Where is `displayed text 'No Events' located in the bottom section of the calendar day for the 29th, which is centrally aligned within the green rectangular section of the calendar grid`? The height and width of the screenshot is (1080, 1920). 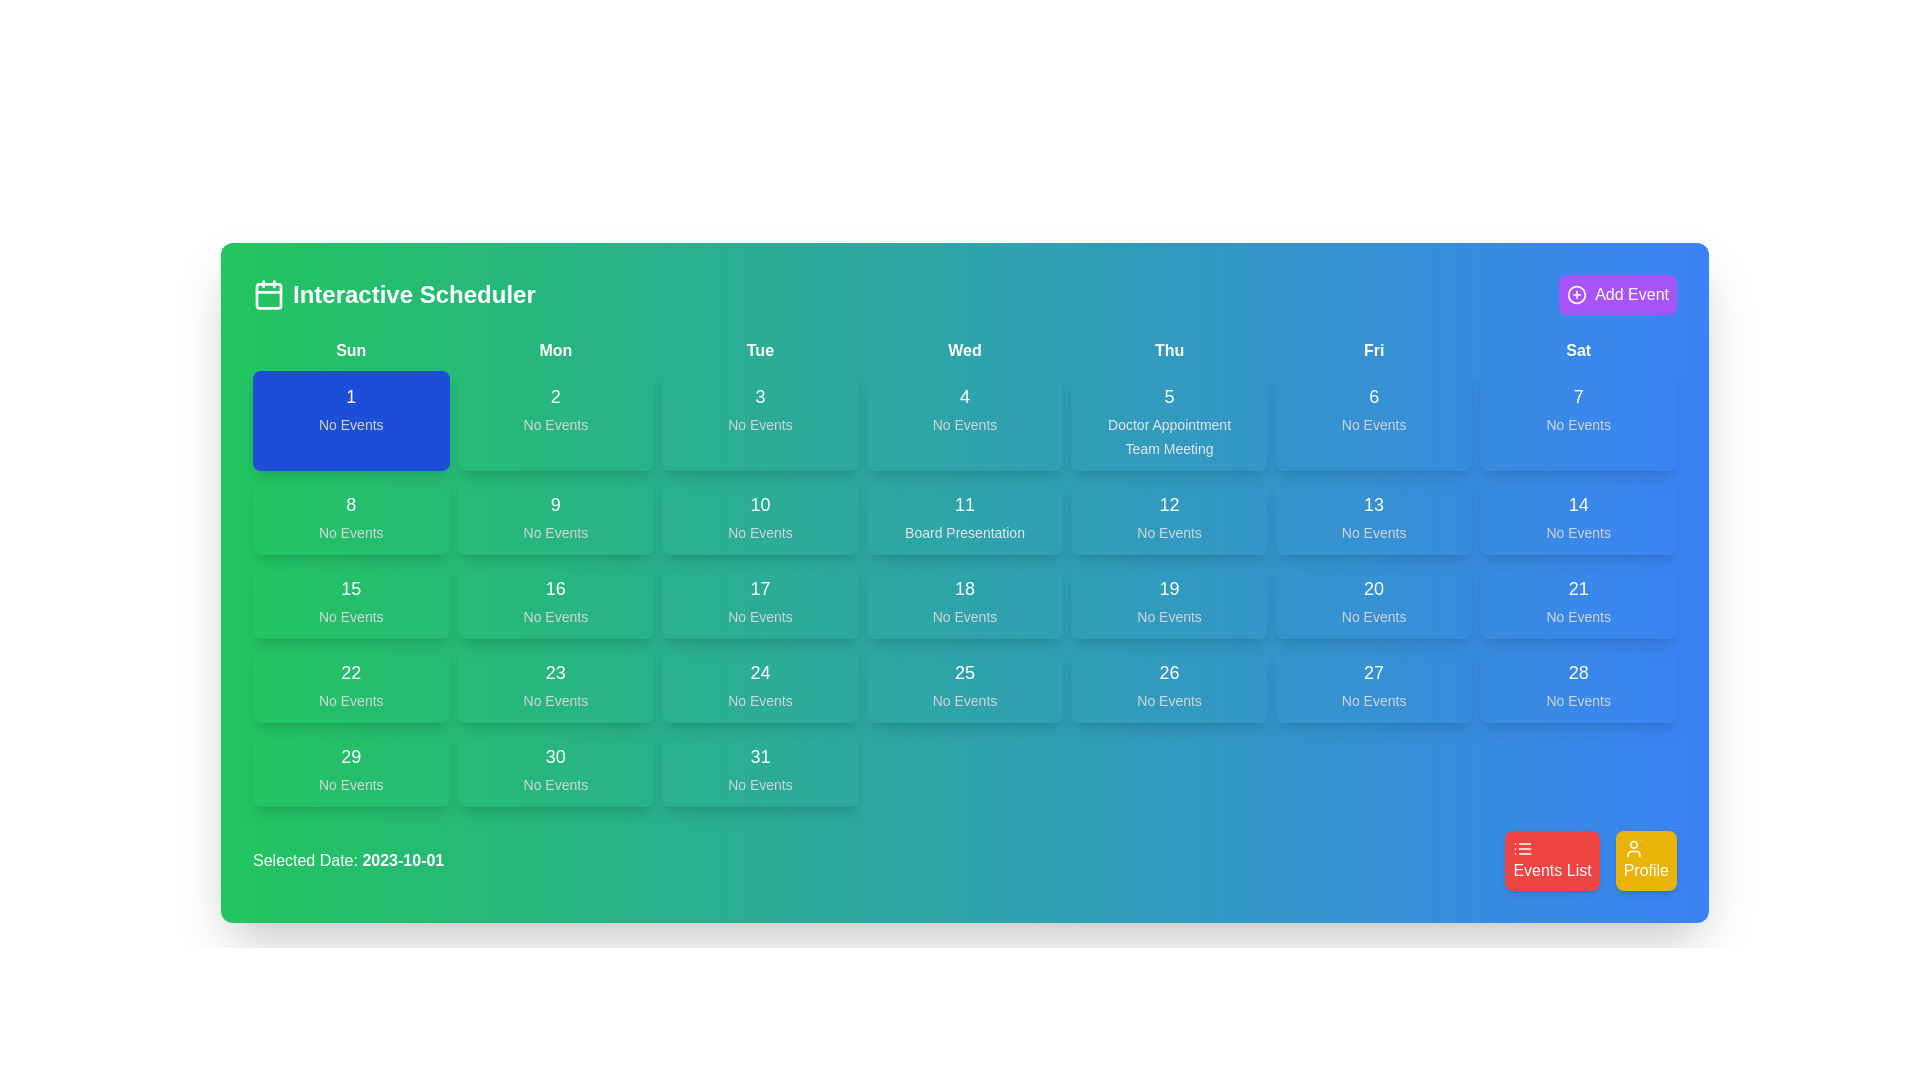
displayed text 'No Events' located in the bottom section of the calendar day for the 29th, which is centrally aligned within the green rectangular section of the calendar grid is located at coordinates (351, 784).